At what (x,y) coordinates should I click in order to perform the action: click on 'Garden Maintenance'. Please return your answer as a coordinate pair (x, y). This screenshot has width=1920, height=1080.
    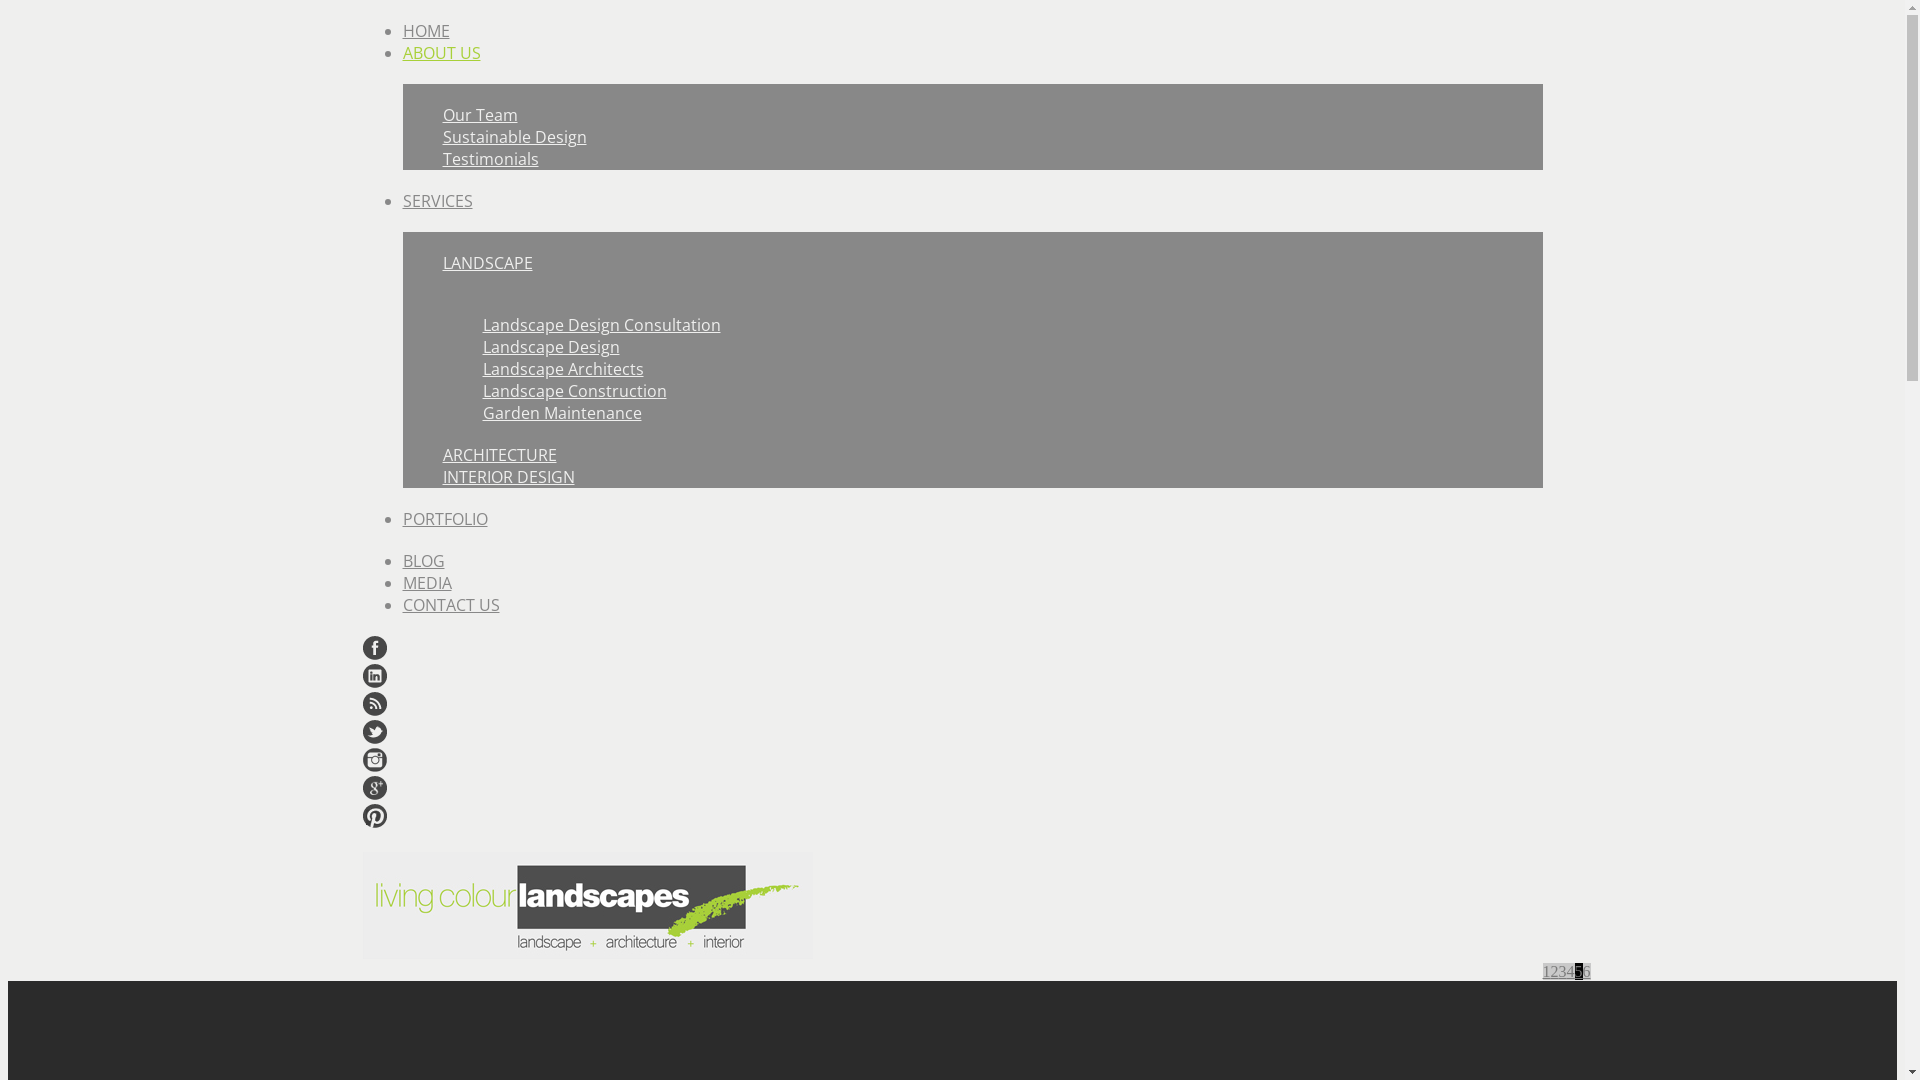
    Looking at the image, I should click on (560, 411).